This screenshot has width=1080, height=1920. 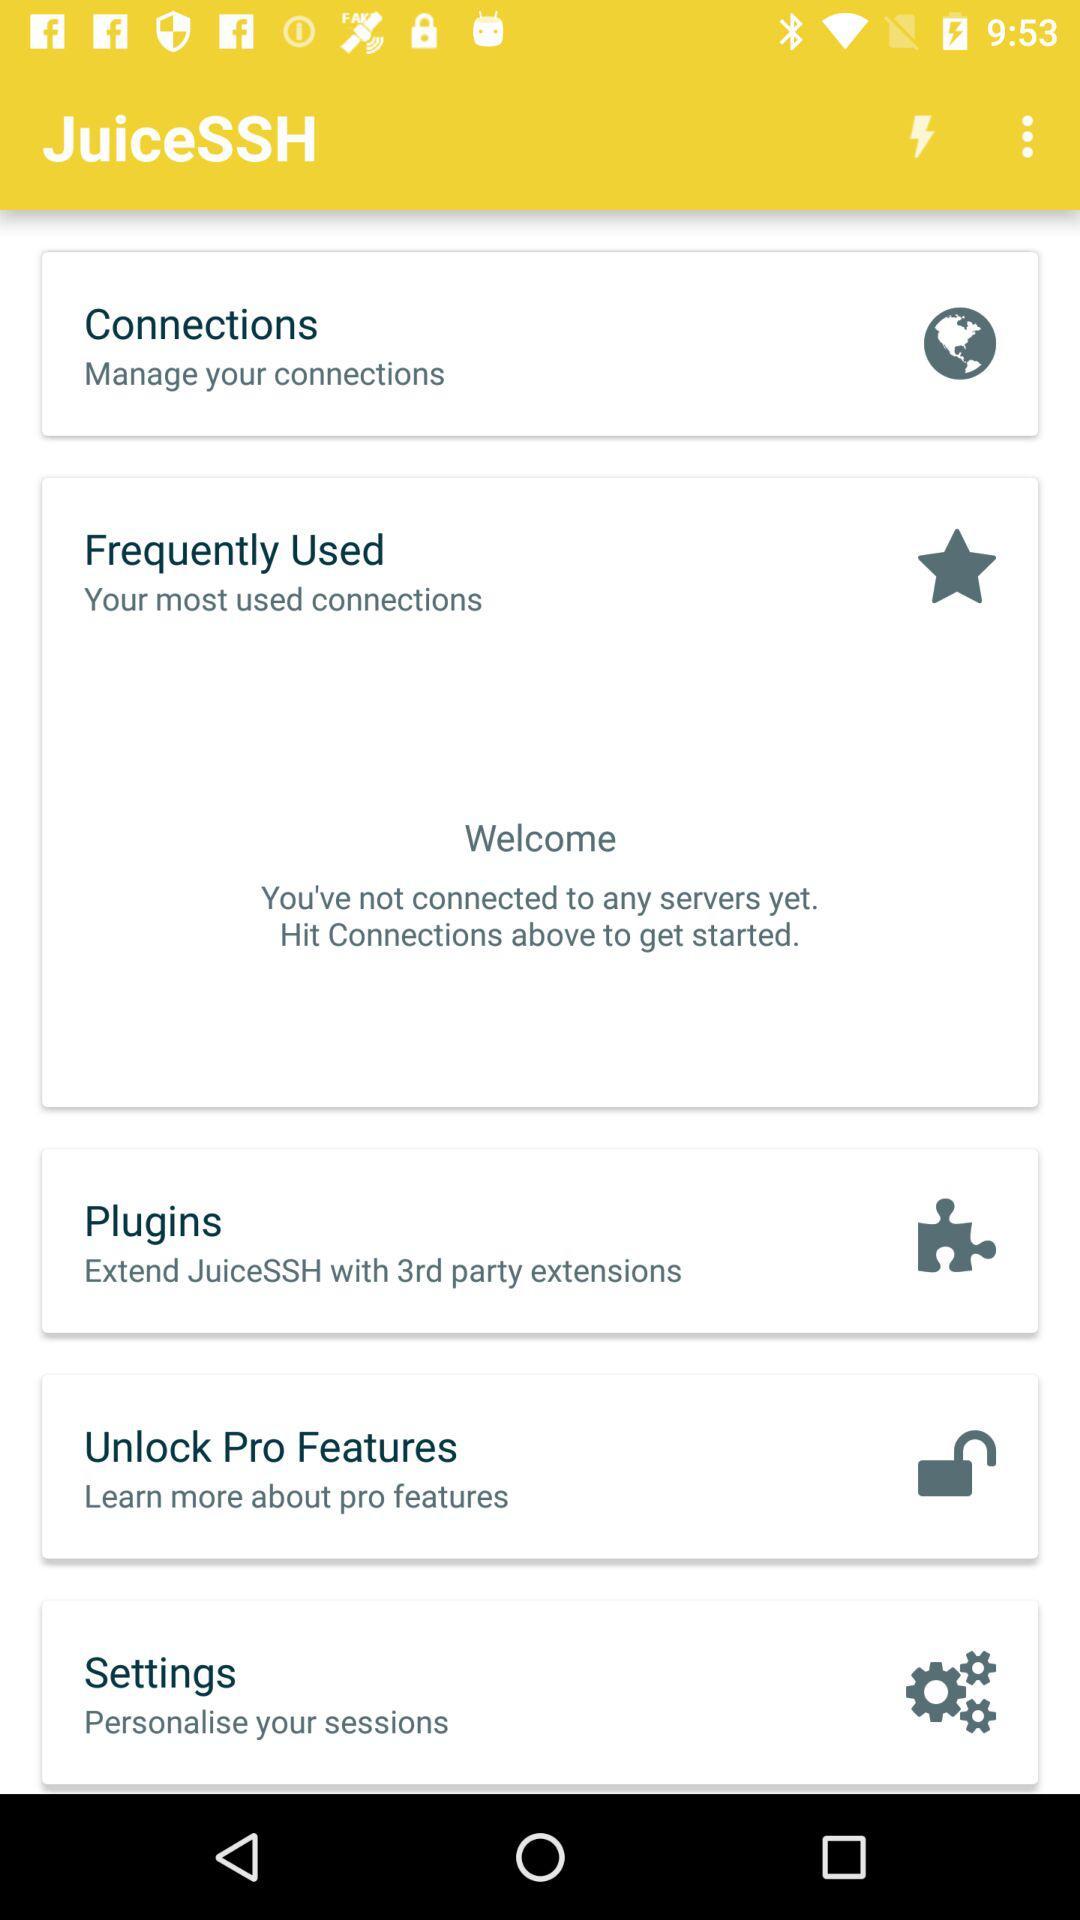 I want to click on the icon next to connections item, so click(x=959, y=343).